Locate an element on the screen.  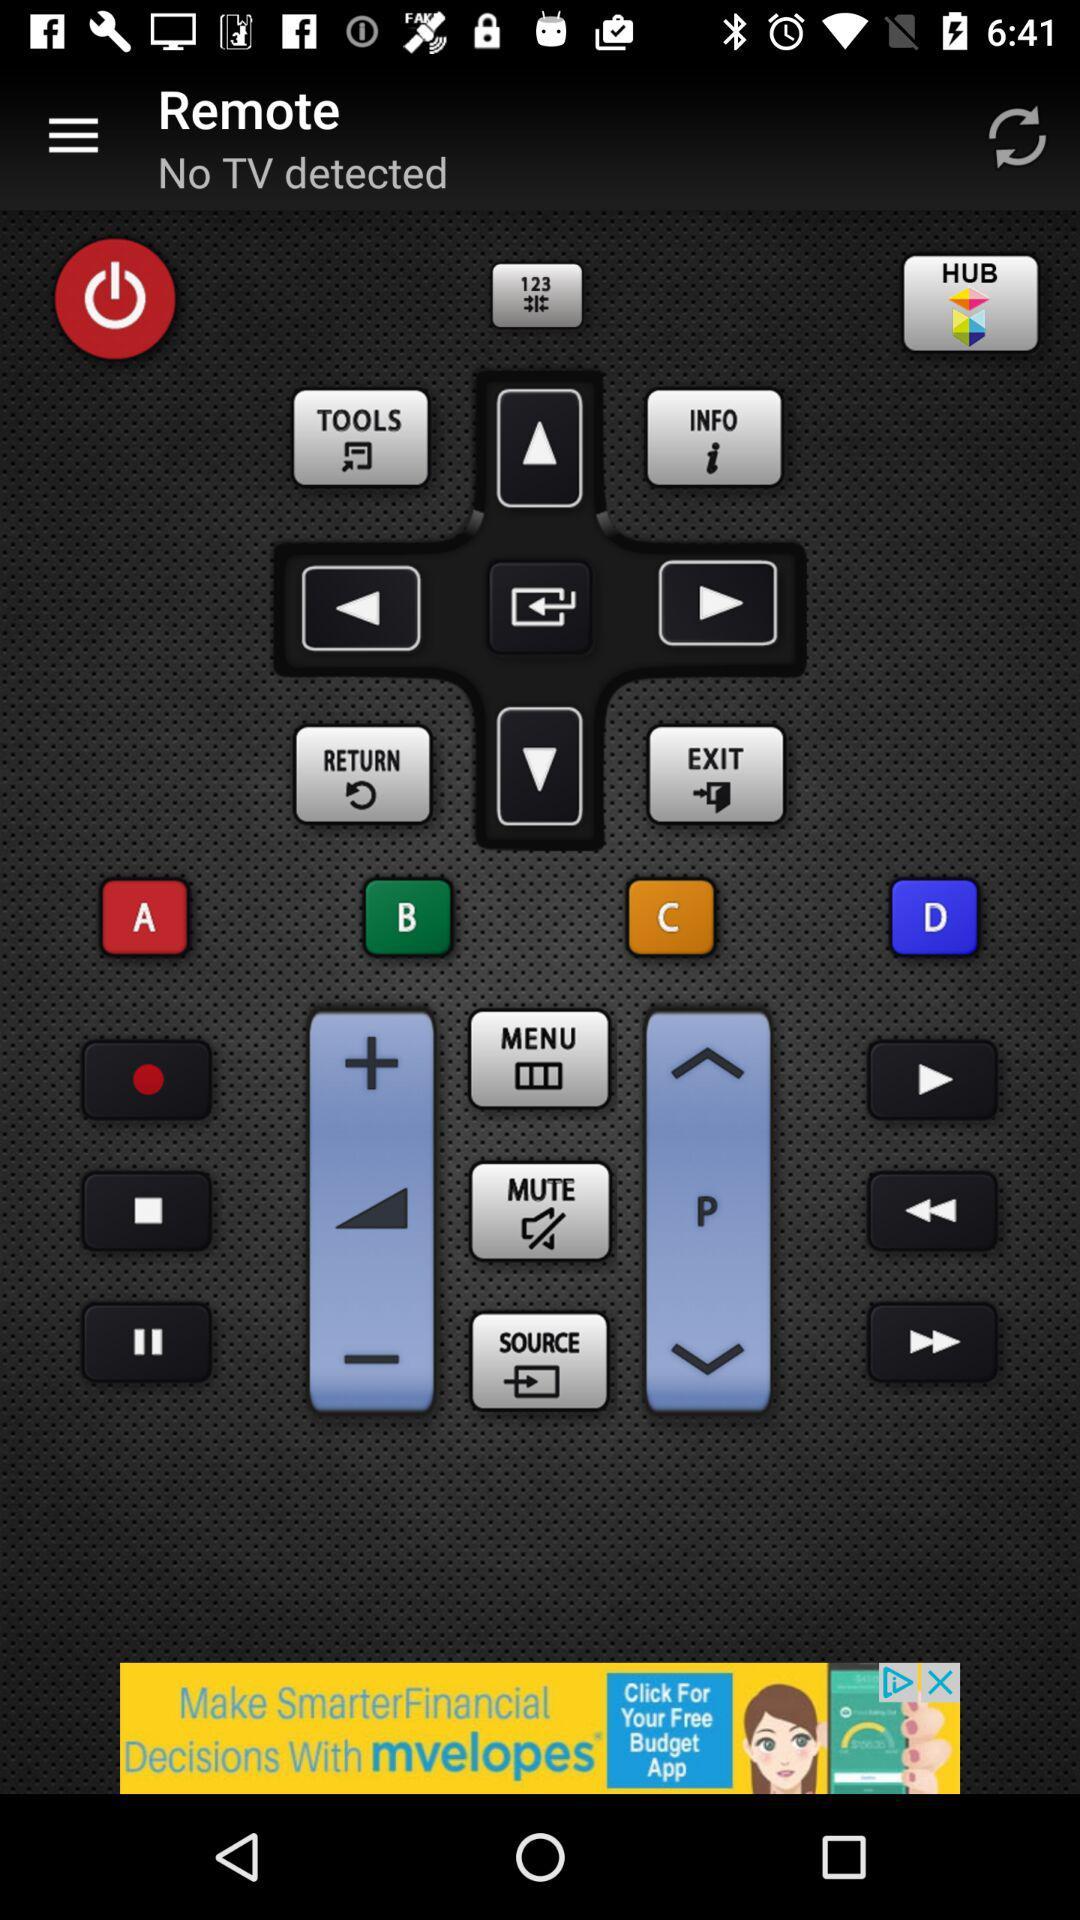
pause option is located at coordinates (145, 1210).